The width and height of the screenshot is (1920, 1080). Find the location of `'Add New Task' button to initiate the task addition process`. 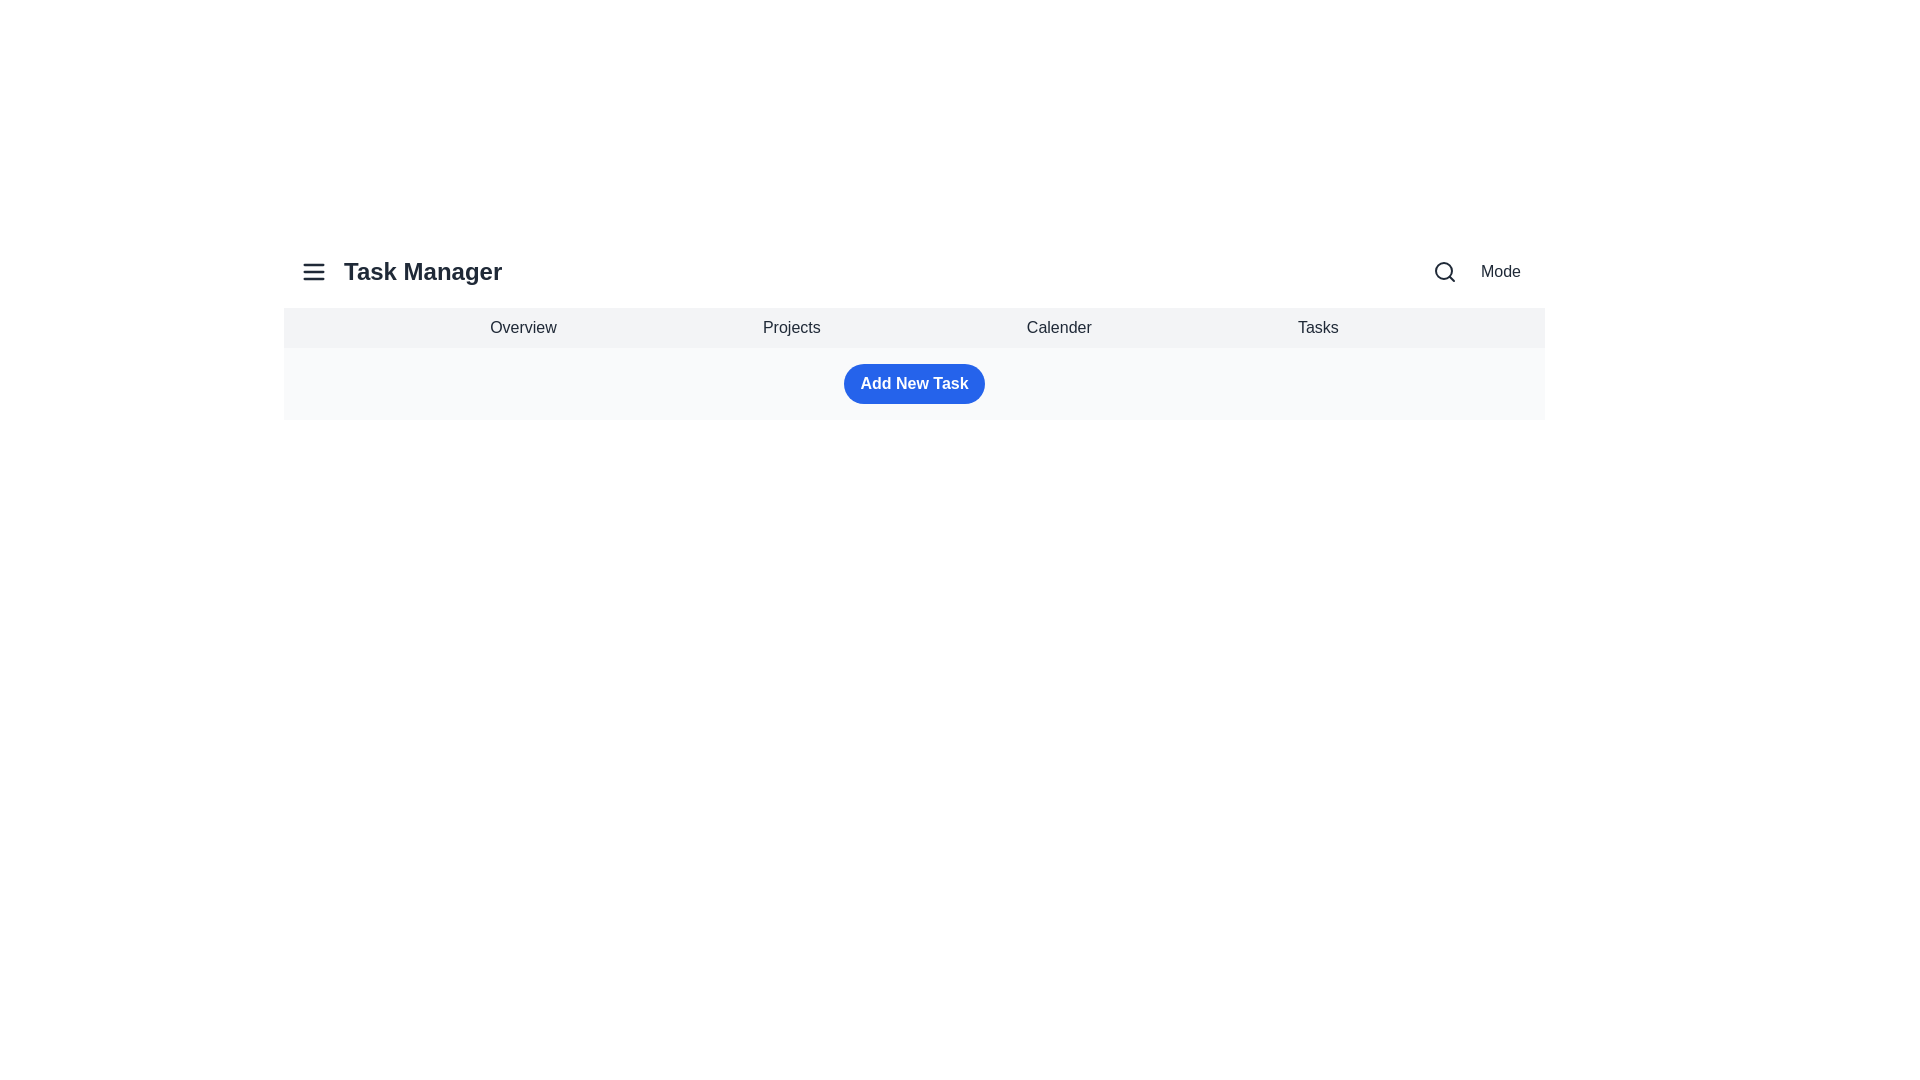

'Add New Task' button to initiate the task addition process is located at coordinates (913, 384).